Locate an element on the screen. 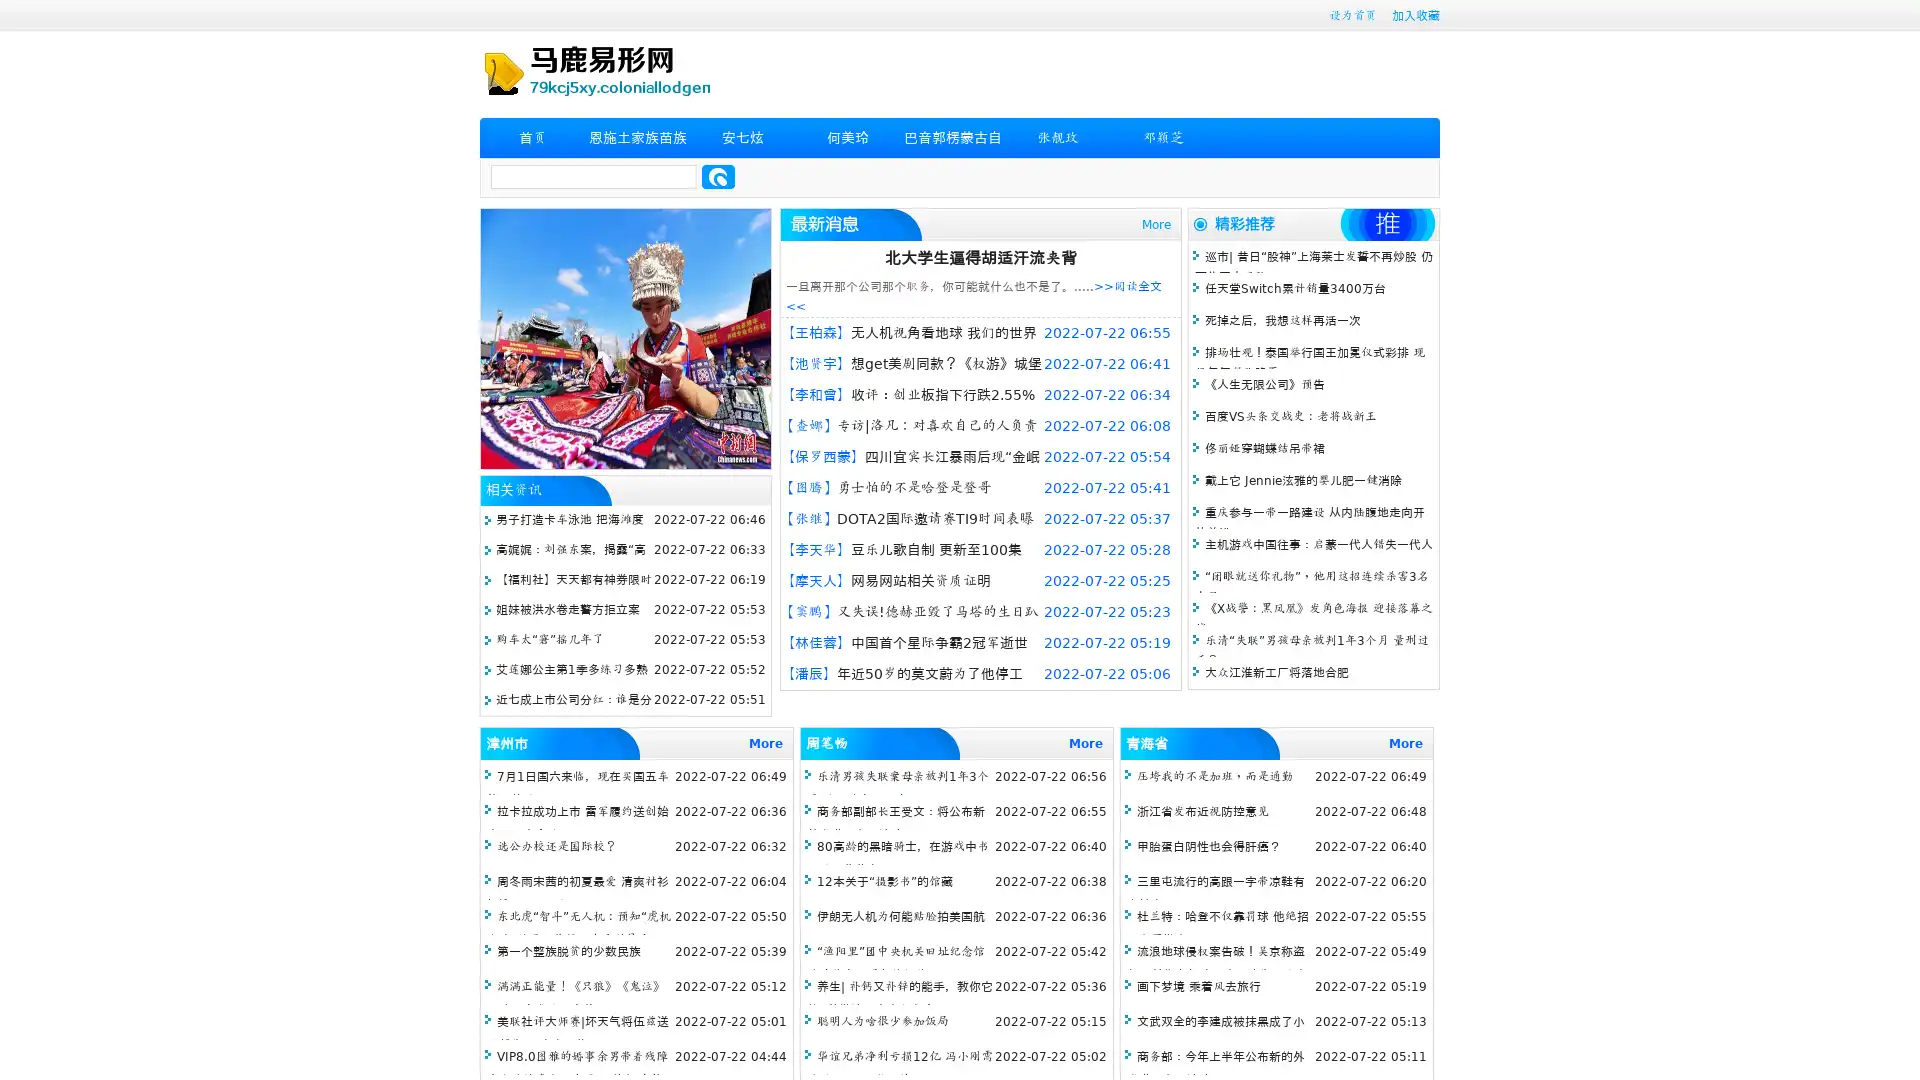  Search is located at coordinates (718, 176).